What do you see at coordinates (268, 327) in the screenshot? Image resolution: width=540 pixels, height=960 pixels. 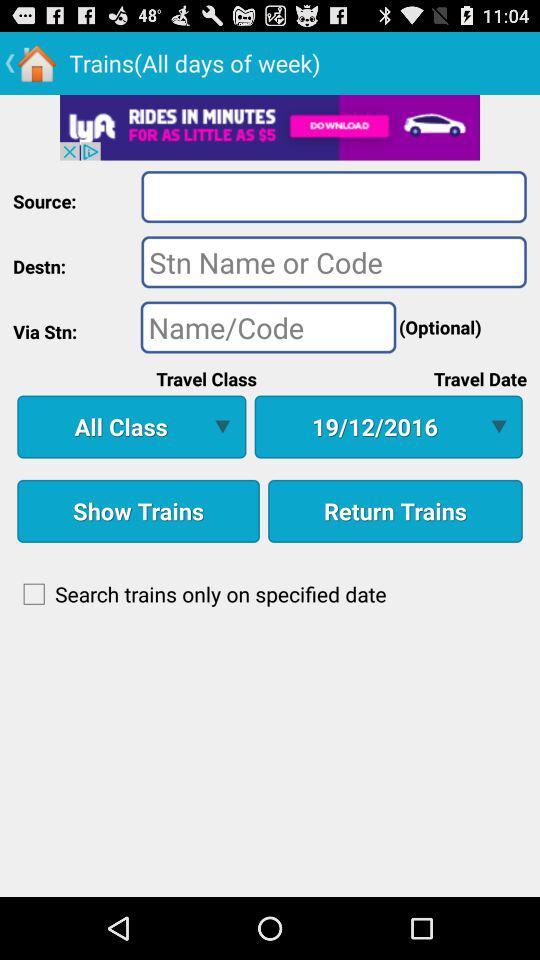 I see `give name/code detail` at bounding box center [268, 327].